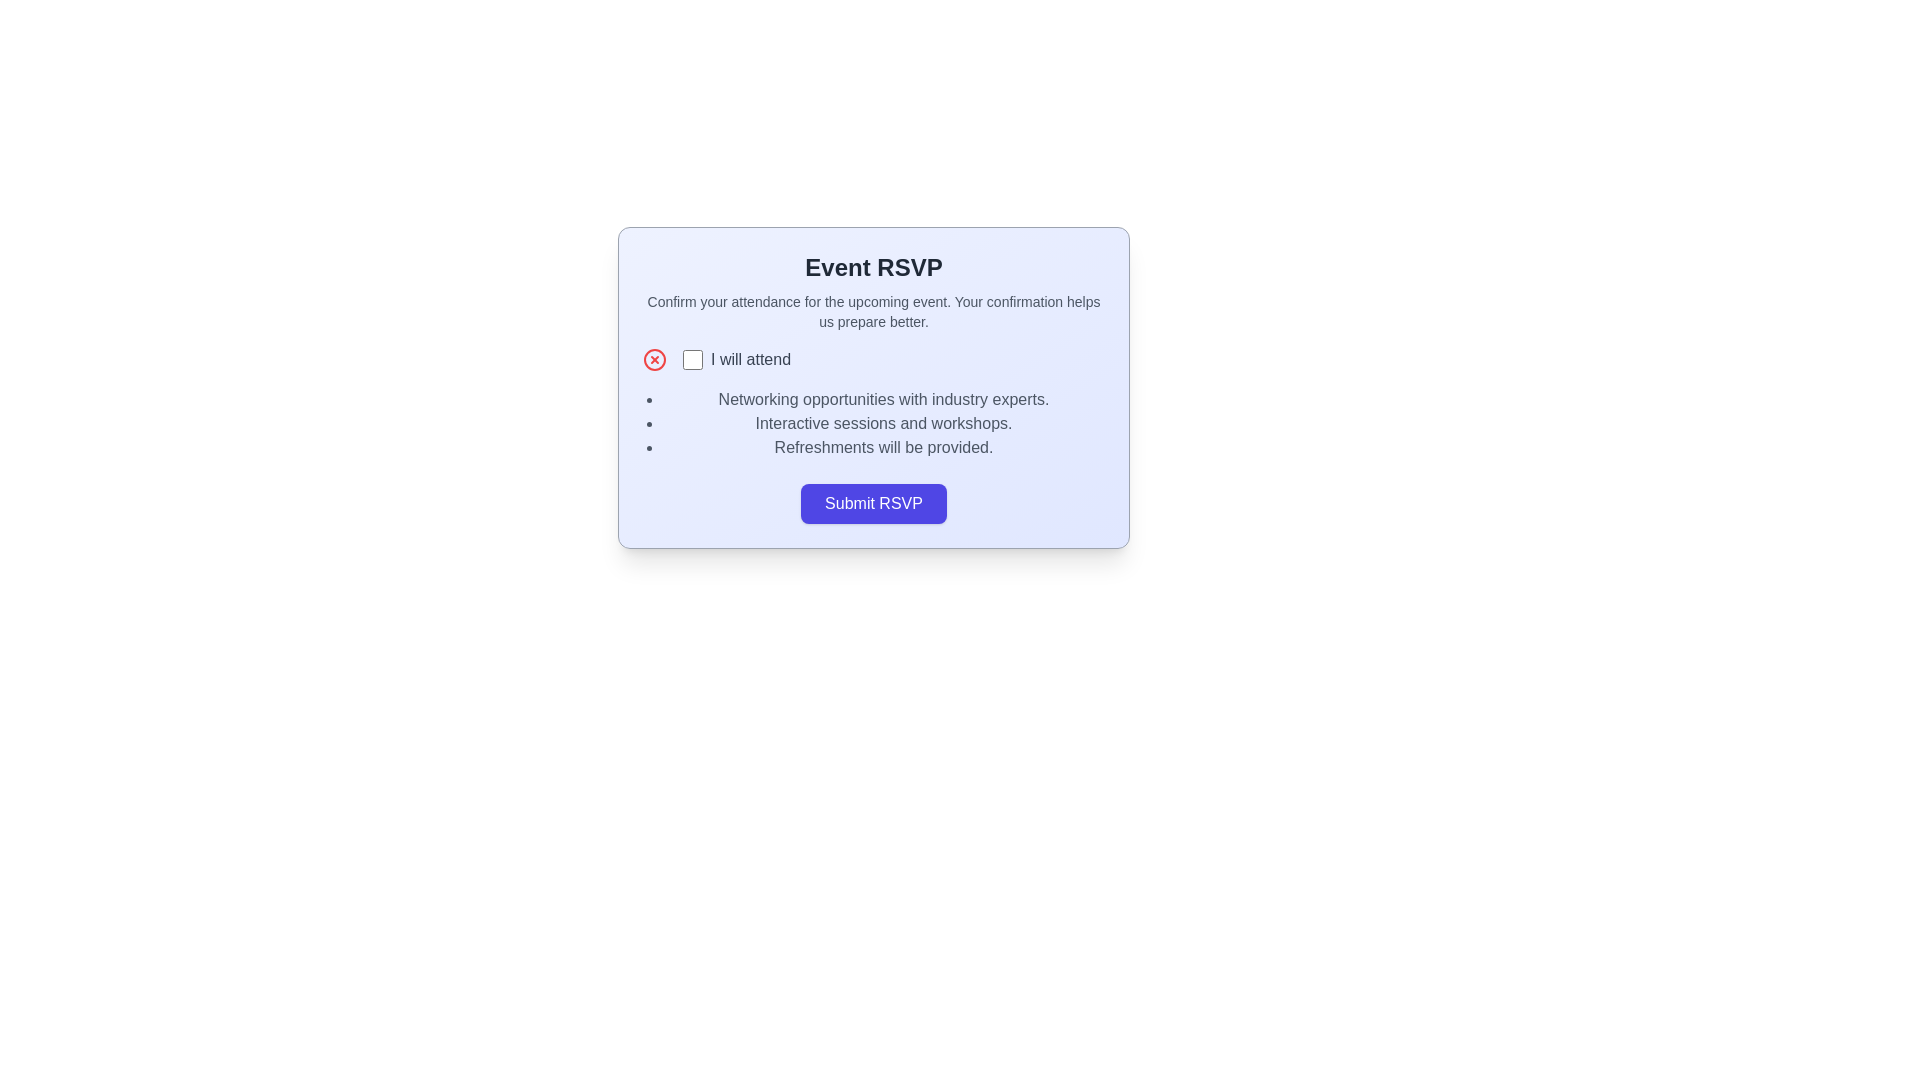 The width and height of the screenshot is (1920, 1080). I want to click on the text label displaying the message 'Confirm your attendance for the upcoming event. Your confirmation helps us prepare better.' which is positioned below the title 'Event RSVP.', so click(873, 312).